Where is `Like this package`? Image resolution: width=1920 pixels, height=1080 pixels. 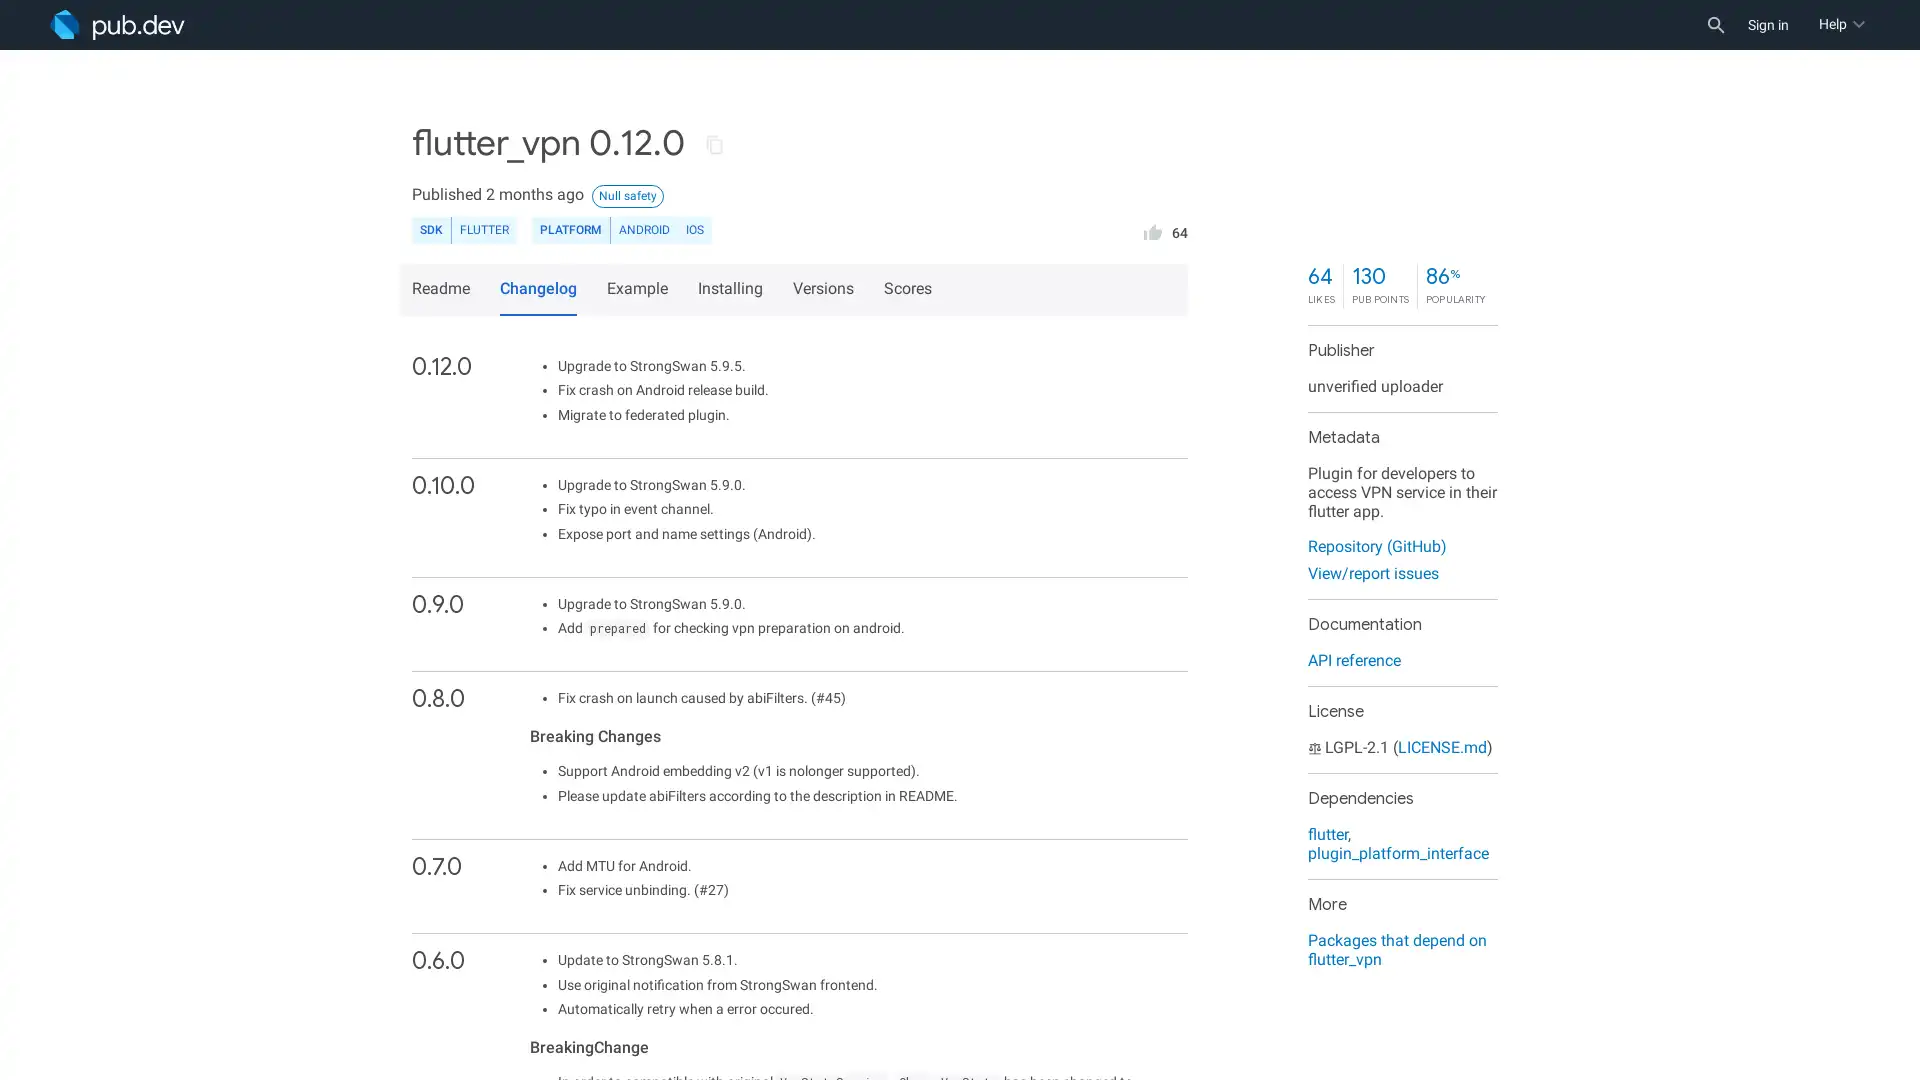
Like this package is located at coordinates (1152, 229).